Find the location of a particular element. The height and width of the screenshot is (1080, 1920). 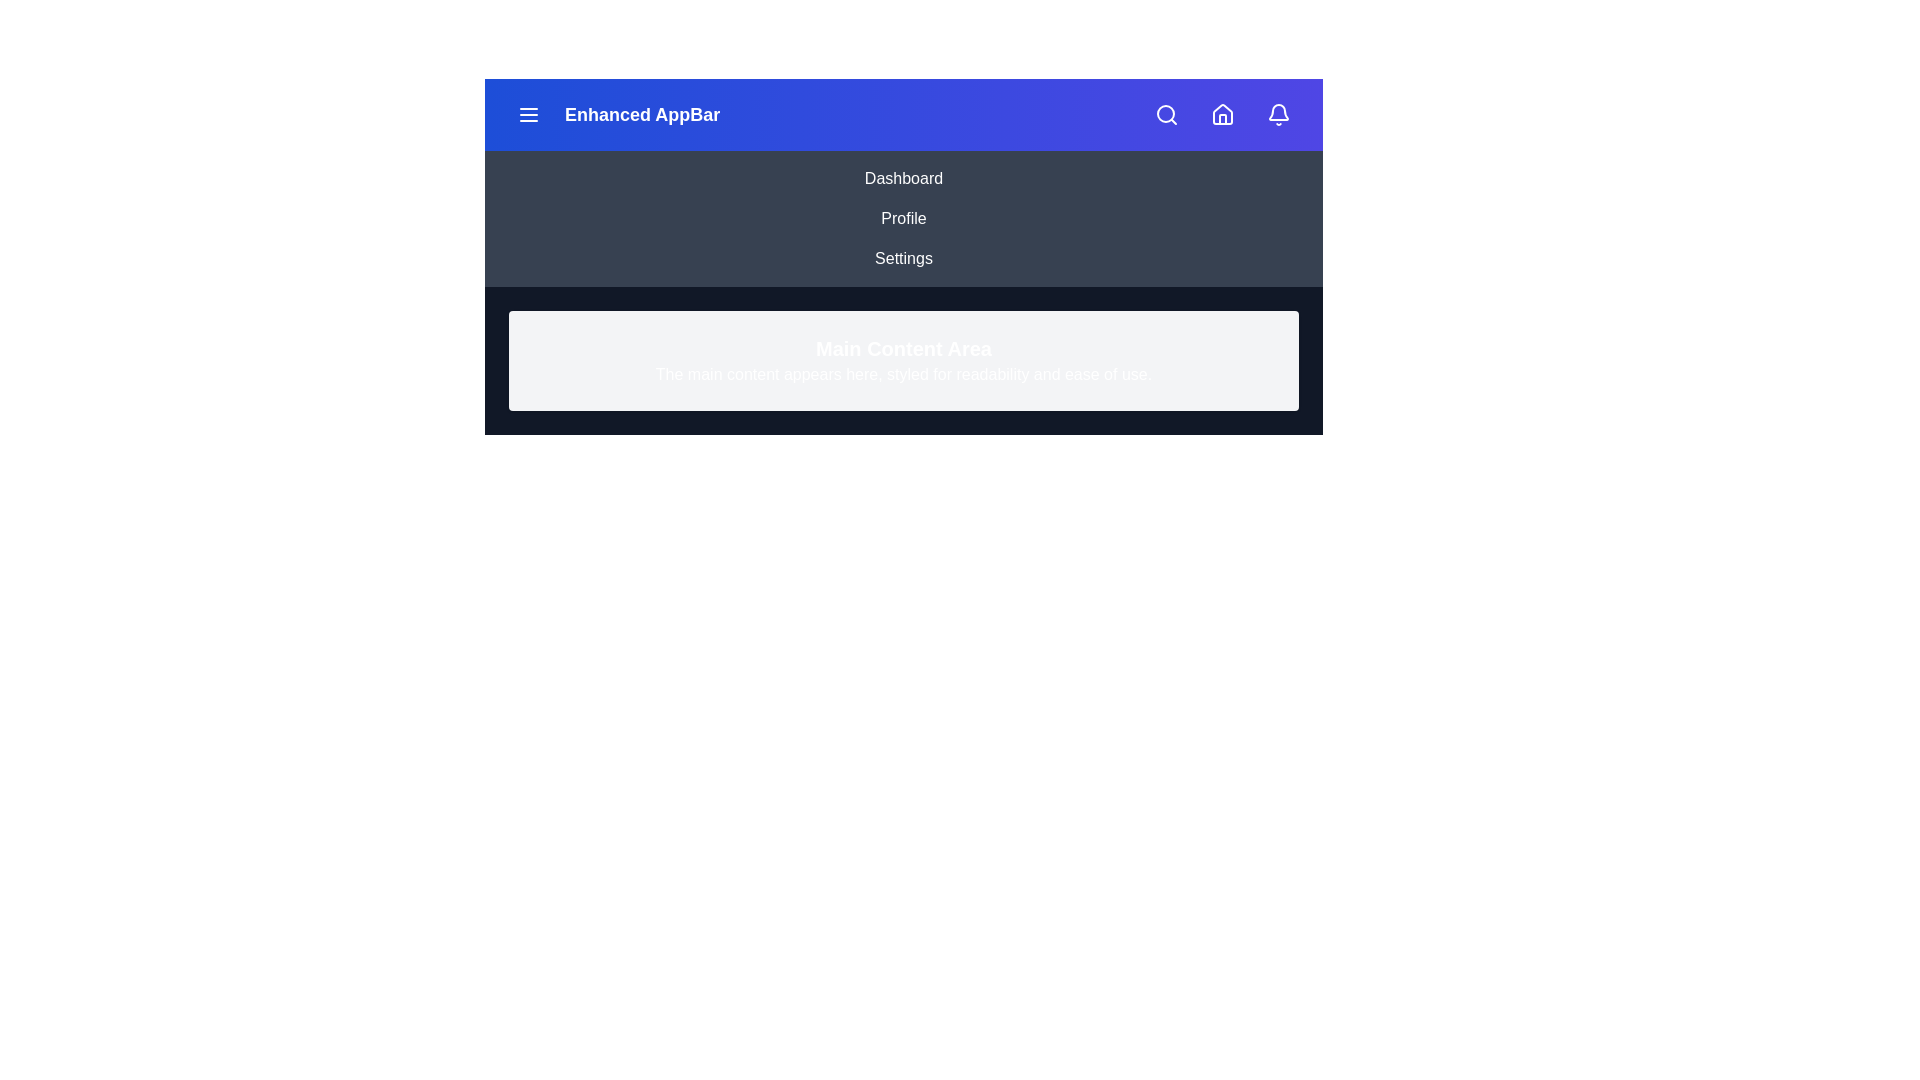

the search icon to initiate a search action is located at coordinates (1166, 115).